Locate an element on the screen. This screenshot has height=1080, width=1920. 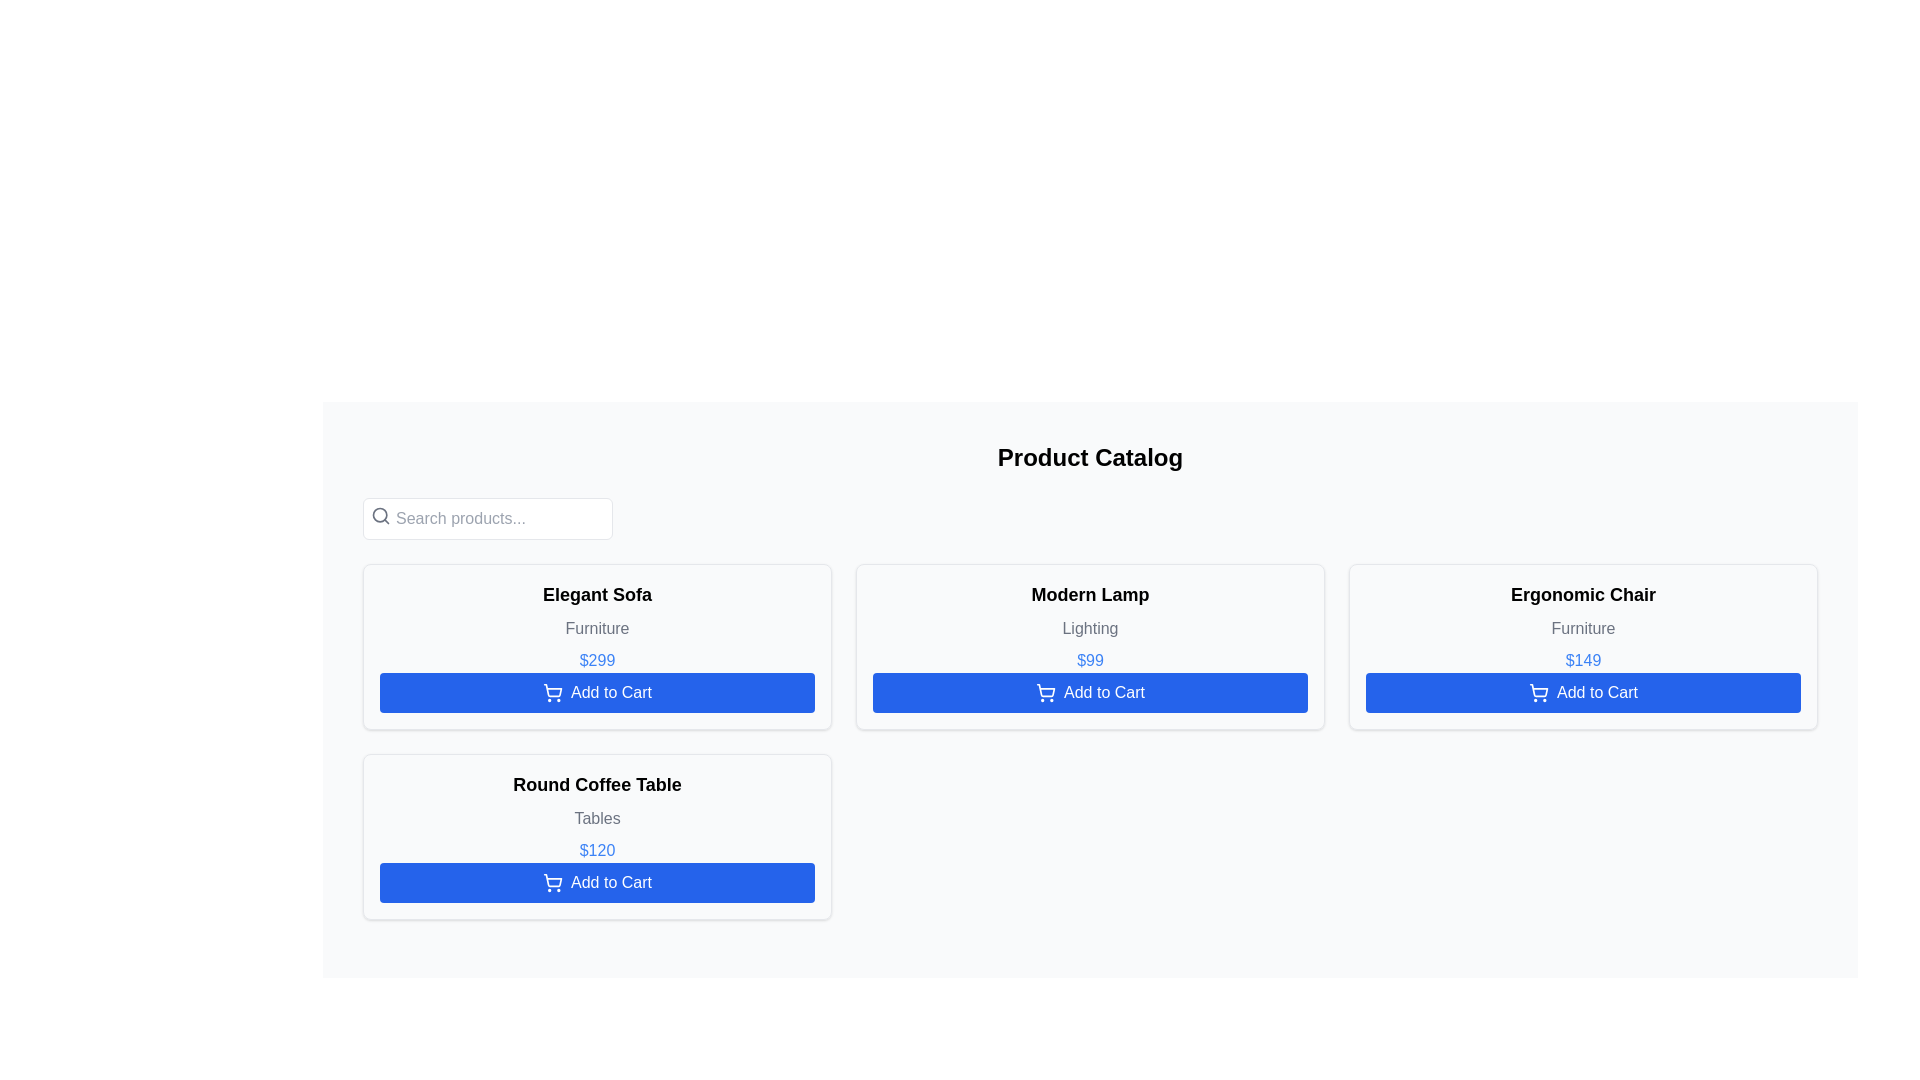
product description and price details of the 'Round Coffee Table' which is located in the second row of the product grid layout is located at coordinates (596, 837).